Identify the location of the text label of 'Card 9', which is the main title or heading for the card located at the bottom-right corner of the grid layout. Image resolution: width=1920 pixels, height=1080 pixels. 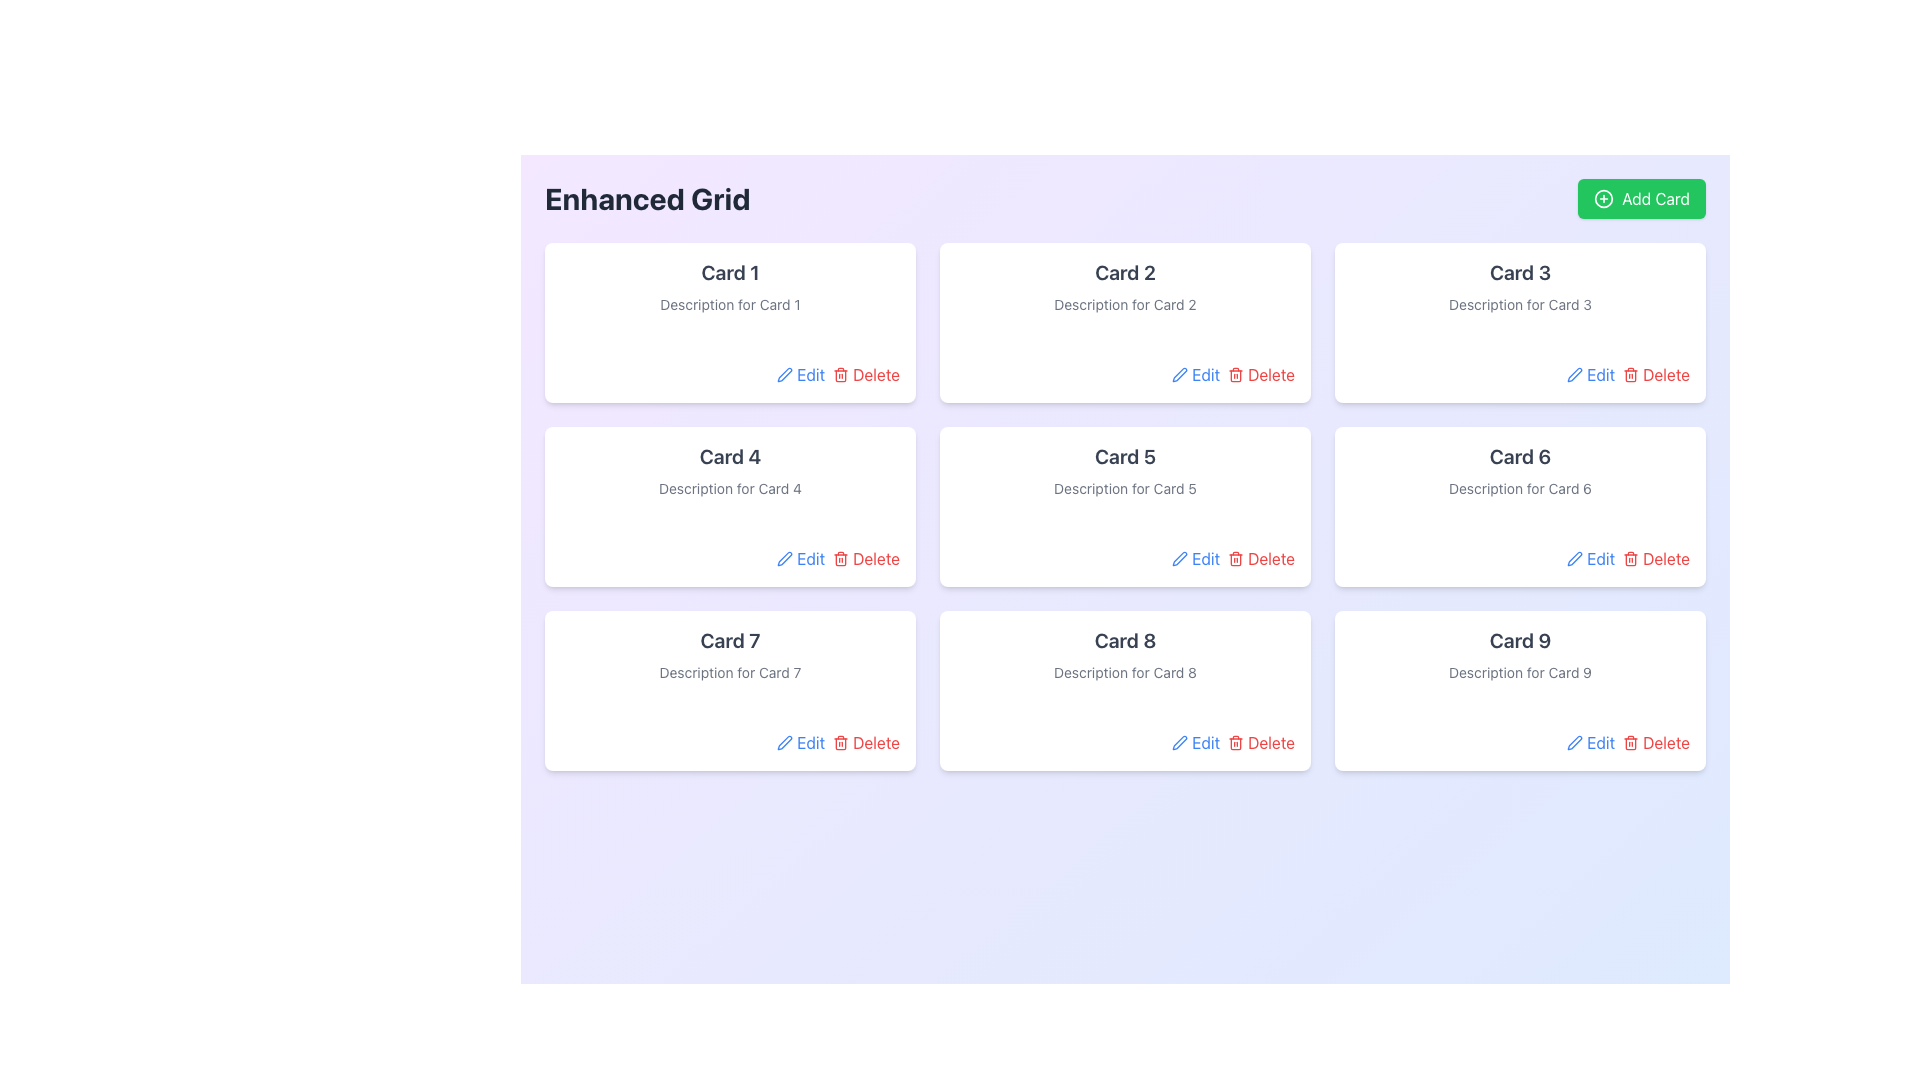
(1520, 640).